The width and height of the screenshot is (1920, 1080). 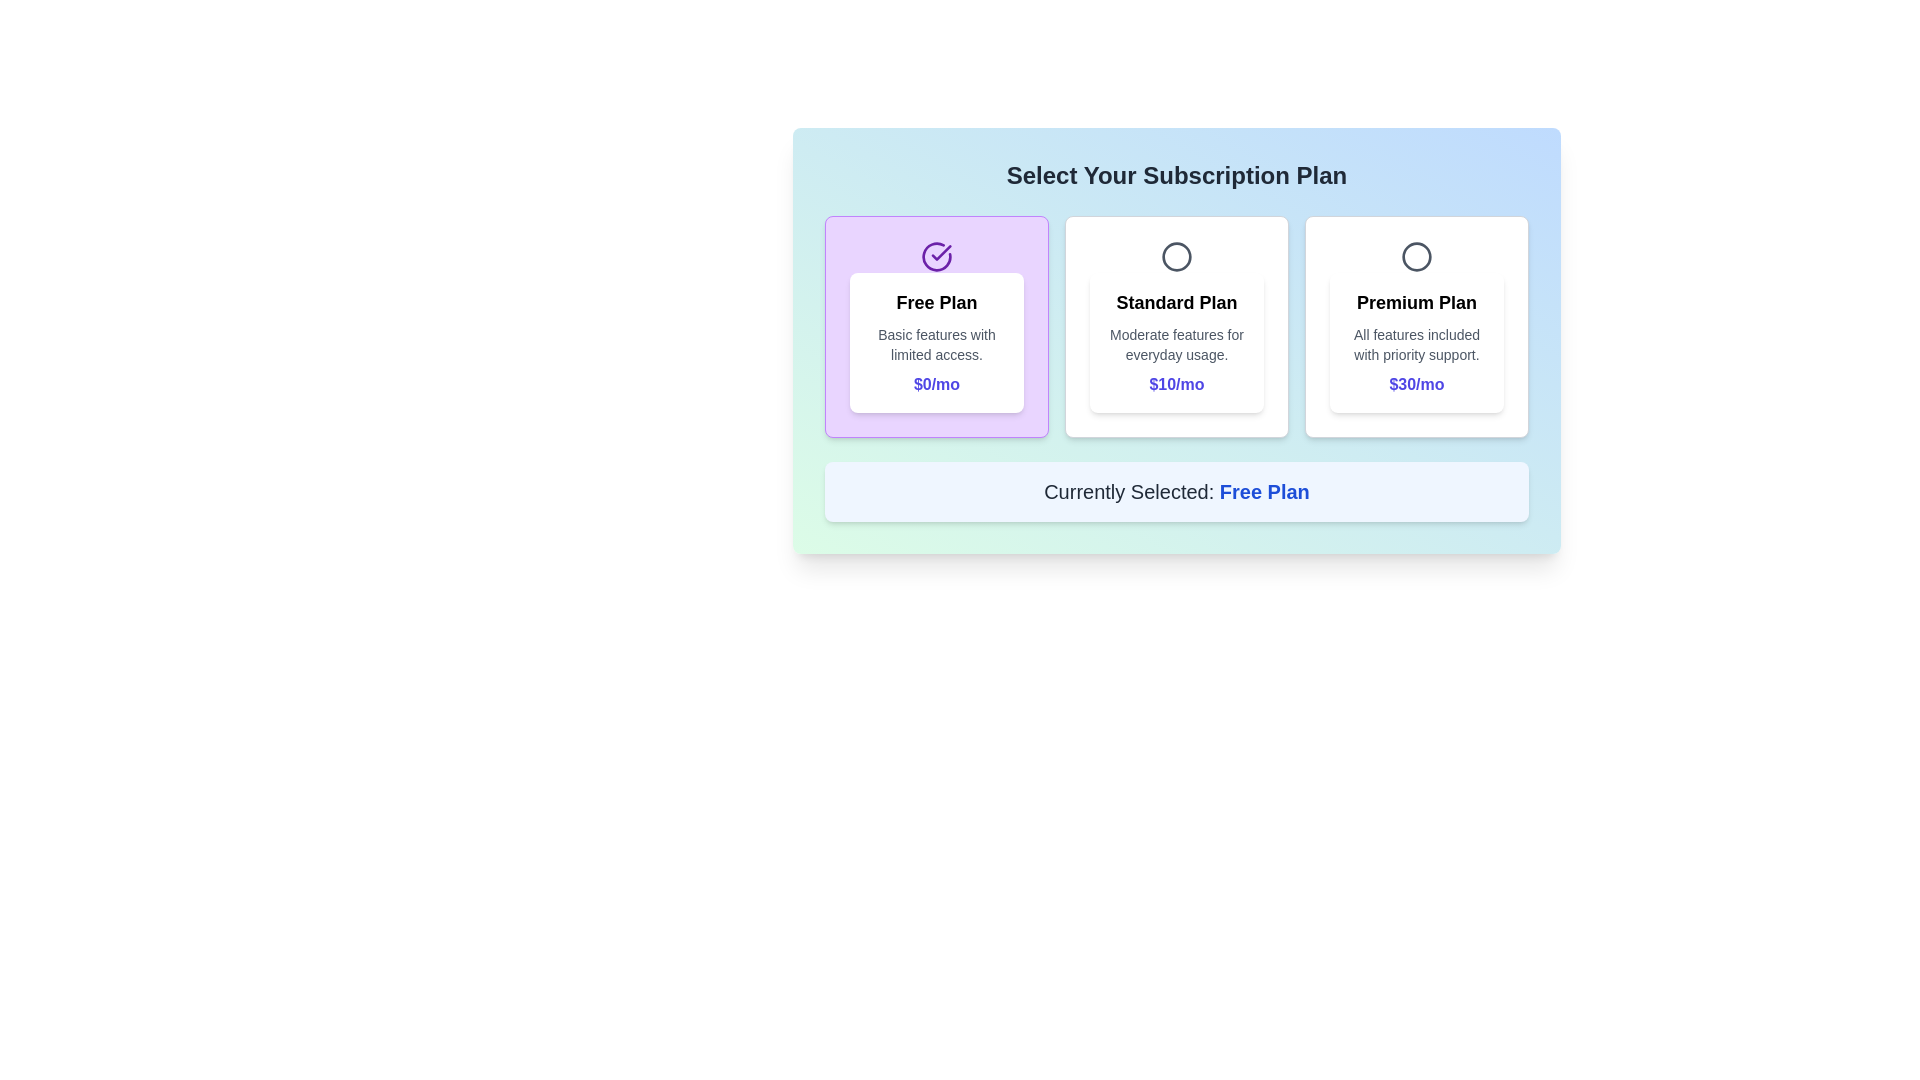 What do you see at coordinates (935, 342) in the screenshot?
I see `text content of the Information Card displaying details about the 'Free Plan' subscription option, which is the leftmost card in the subscription plan card group` at bounding box center [935, 342].